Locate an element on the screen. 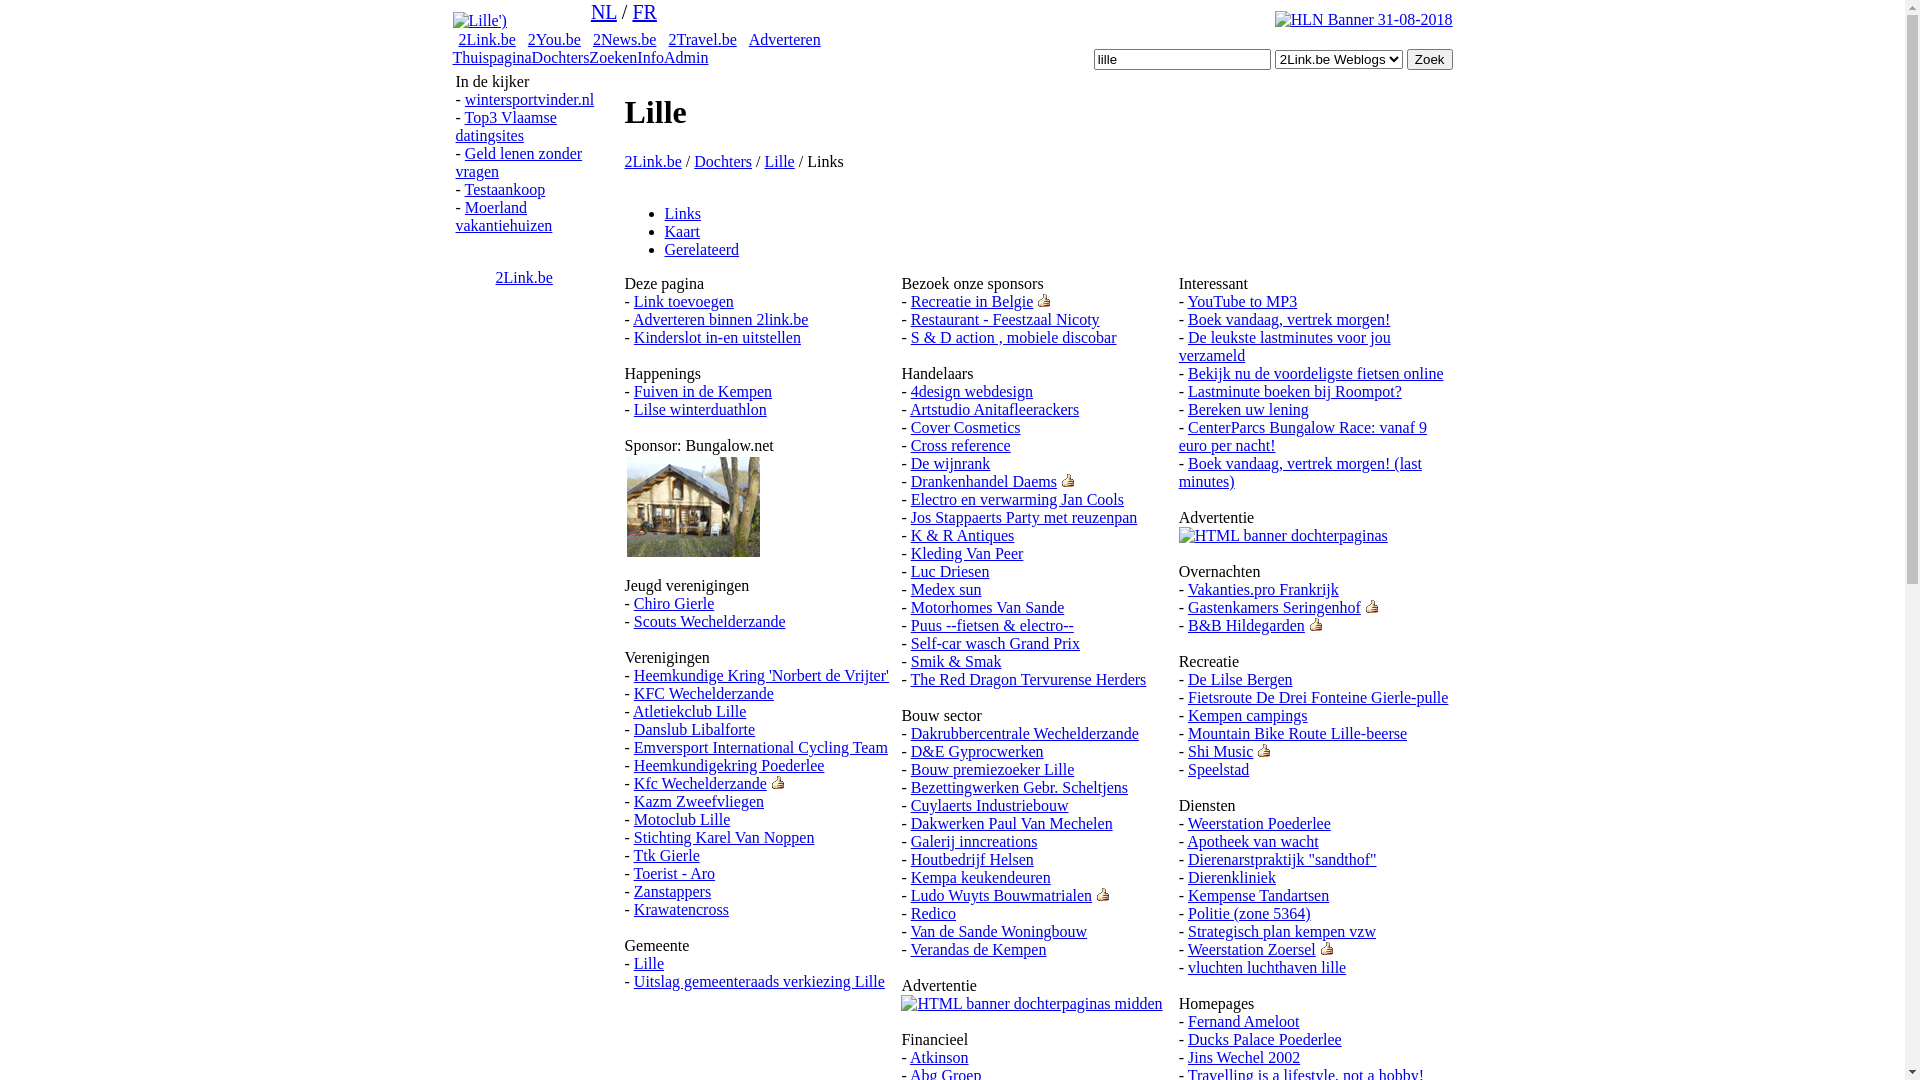 Image resolution: width=1920 pixels, height=1080 pixels. 'Houtbedrijf Helsen' is located at coordinates (972, 858).